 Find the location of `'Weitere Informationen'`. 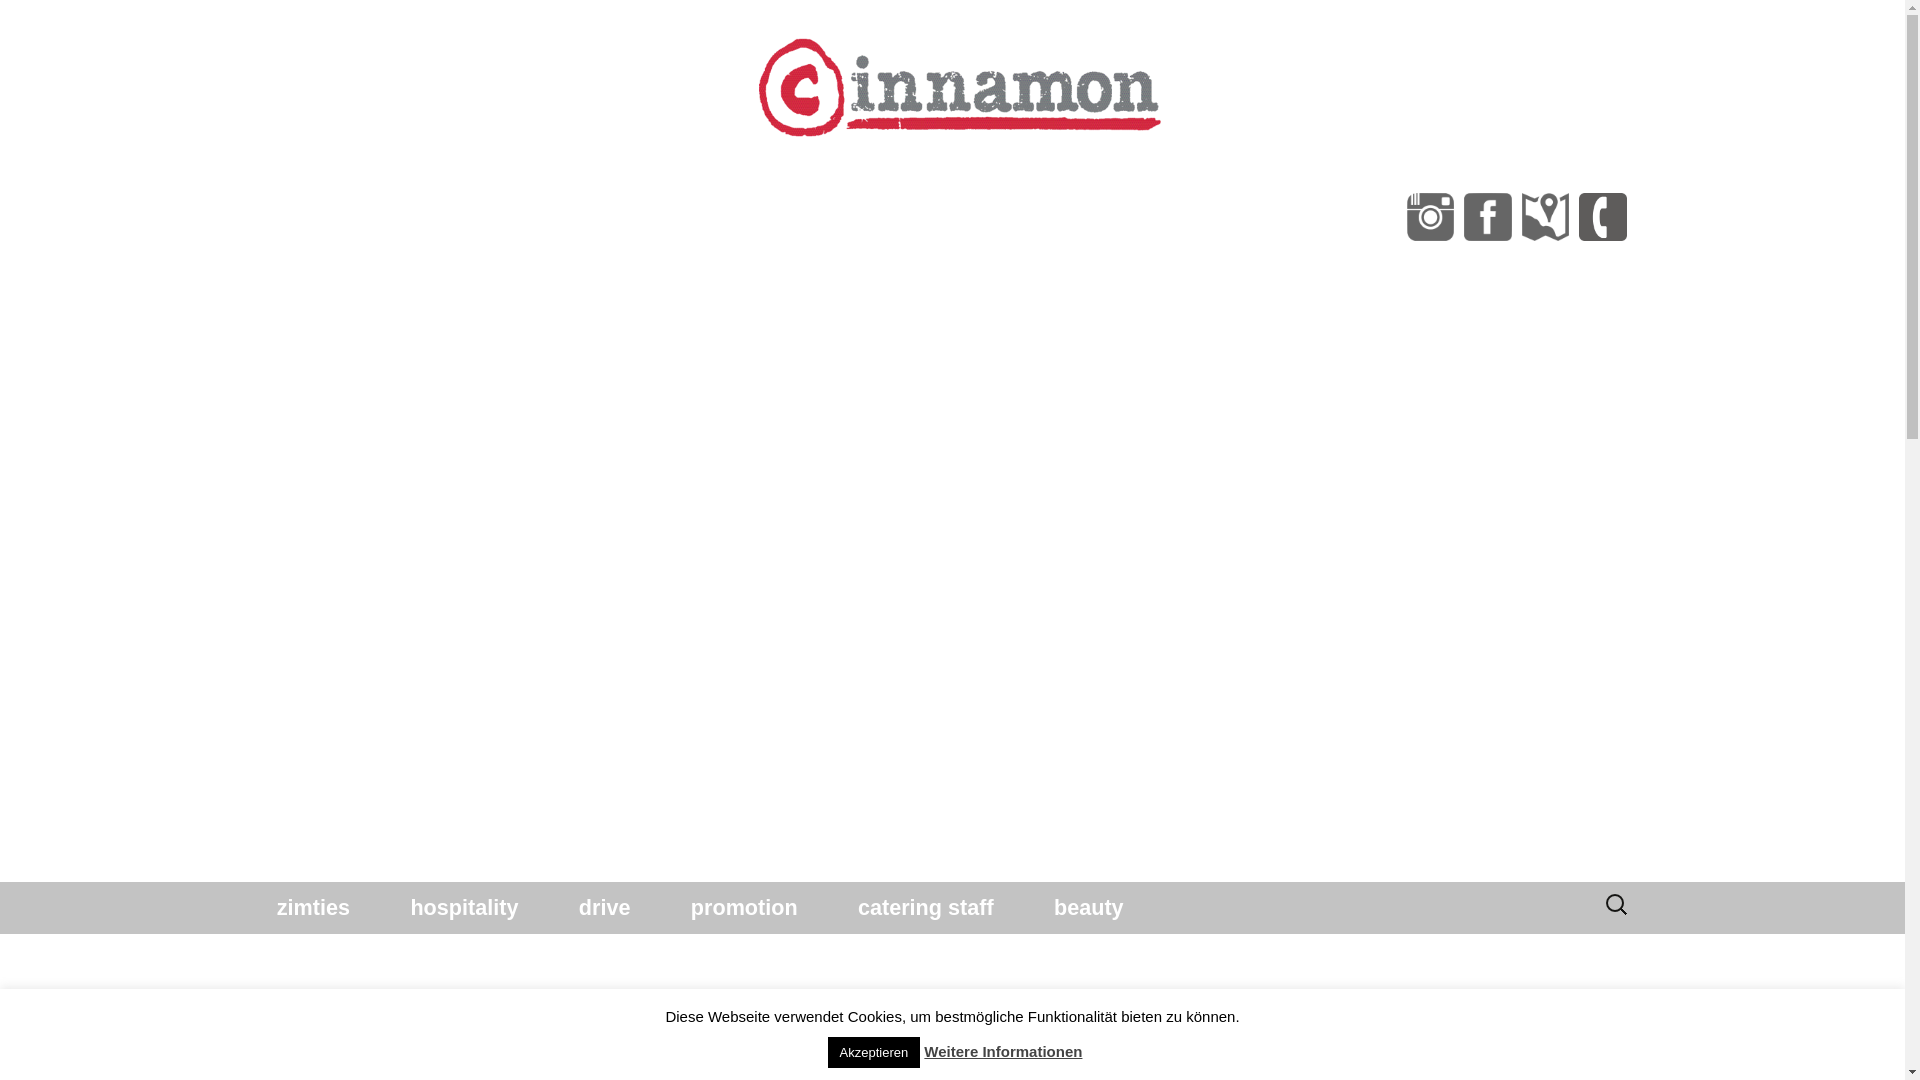

'Weitere Informationen' is located at coordinates (923, 1051).